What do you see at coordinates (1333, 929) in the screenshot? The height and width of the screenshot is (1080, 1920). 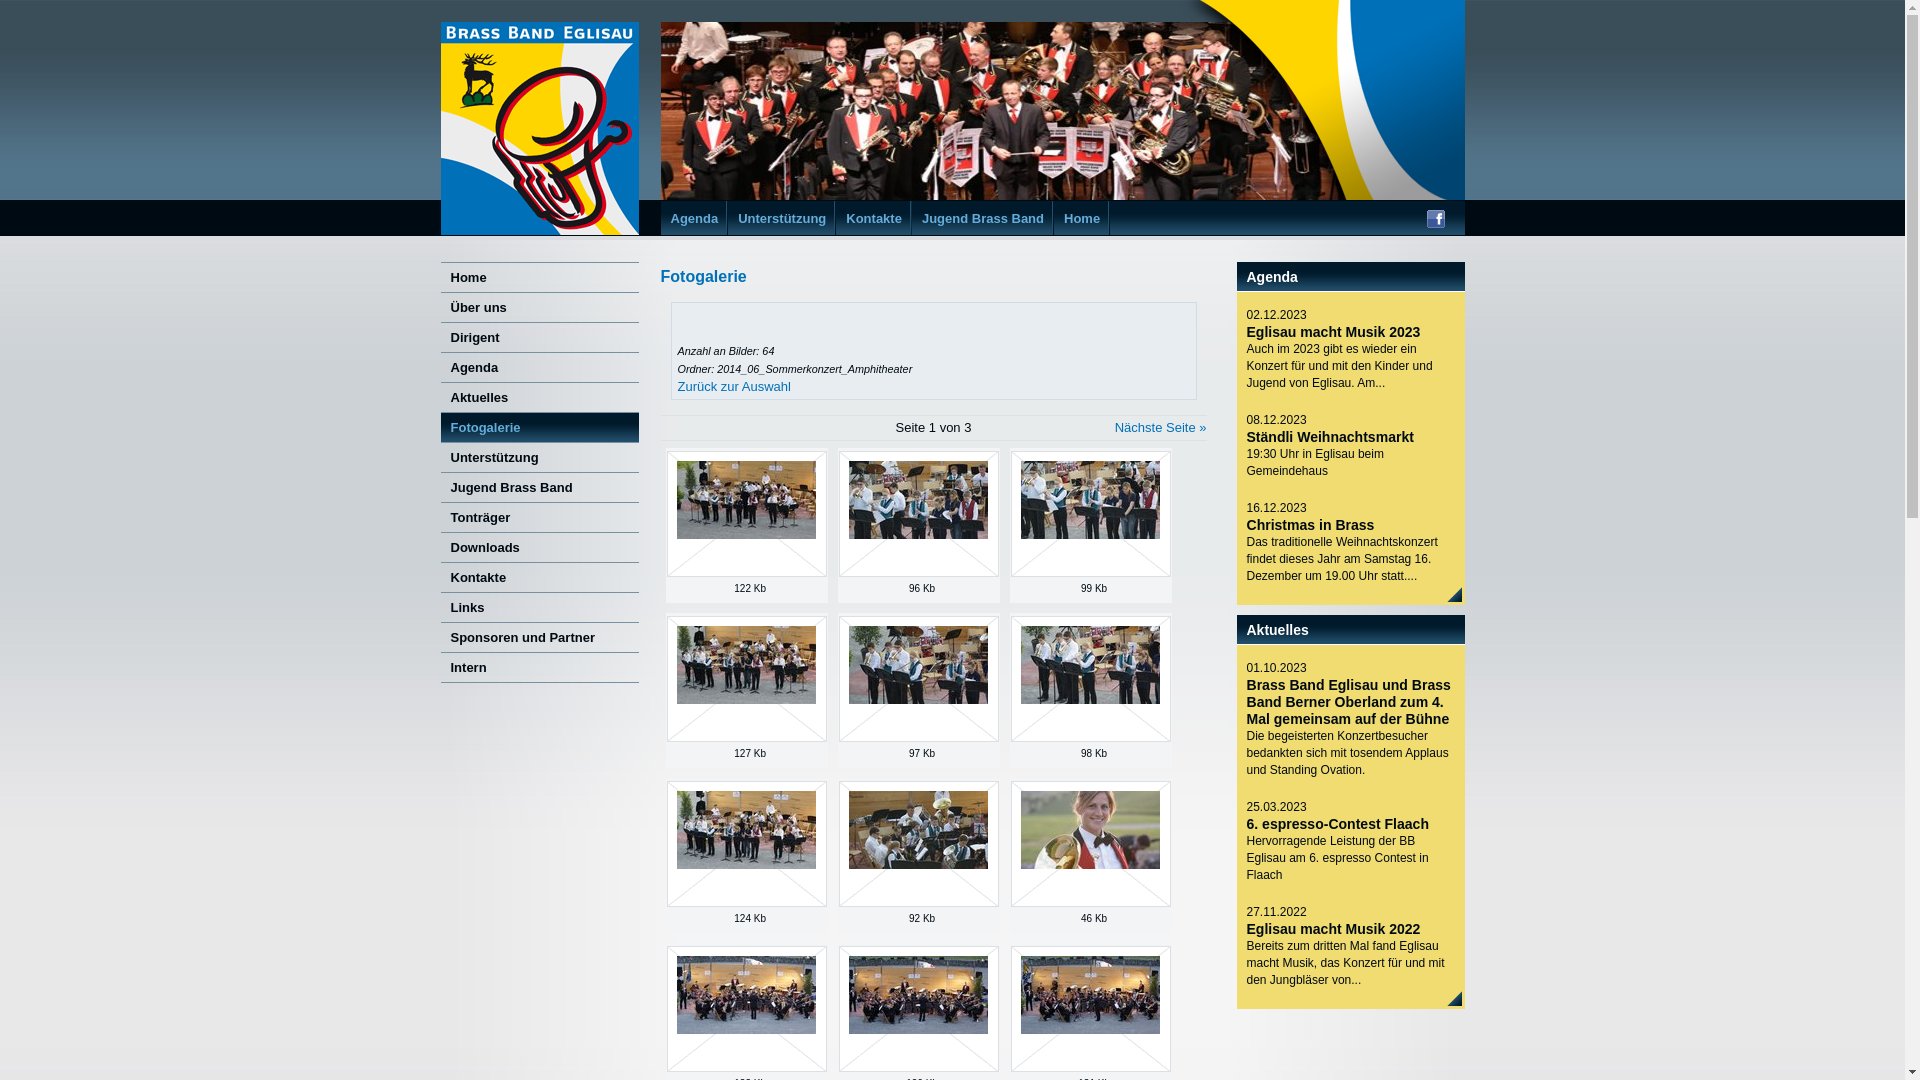 I see `'Eglisau macht Musik 2022'` at bounding box center [1333, 929].